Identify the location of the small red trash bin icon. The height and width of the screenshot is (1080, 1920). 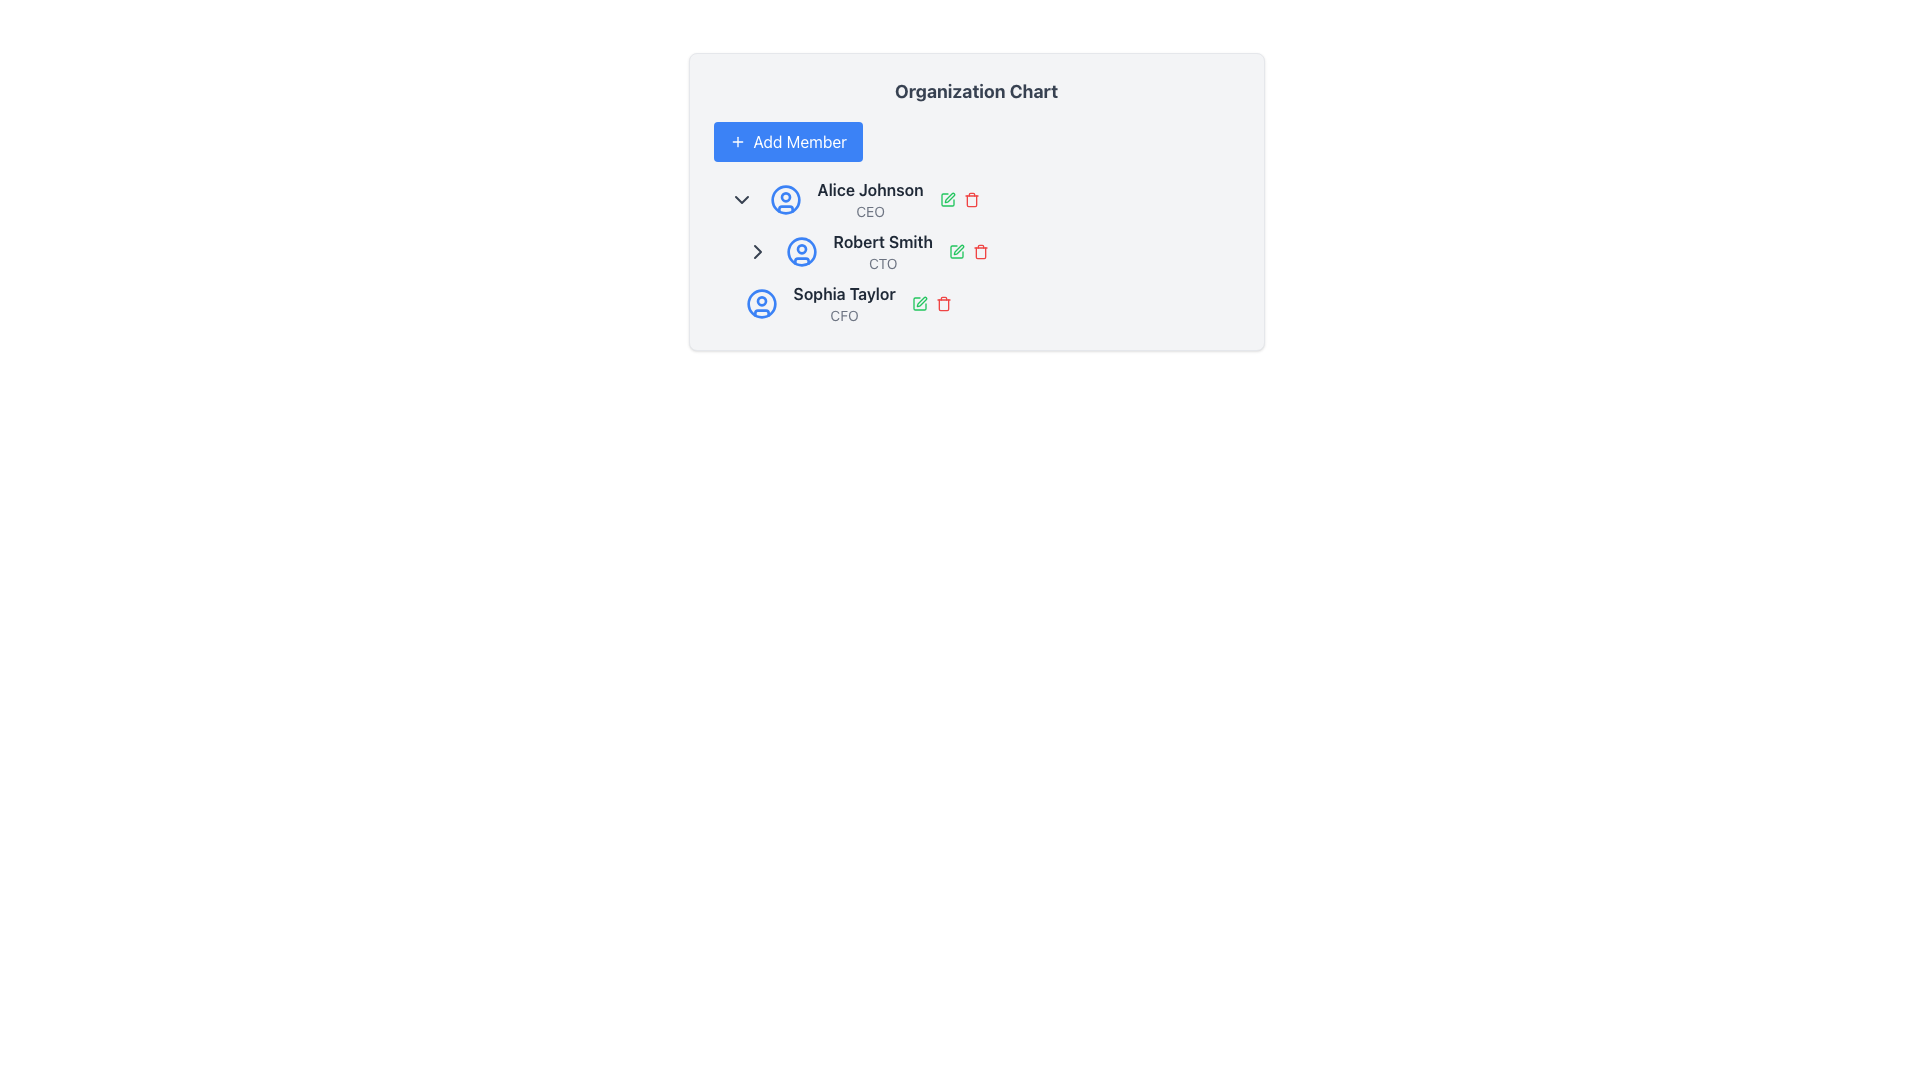
(971, 200).